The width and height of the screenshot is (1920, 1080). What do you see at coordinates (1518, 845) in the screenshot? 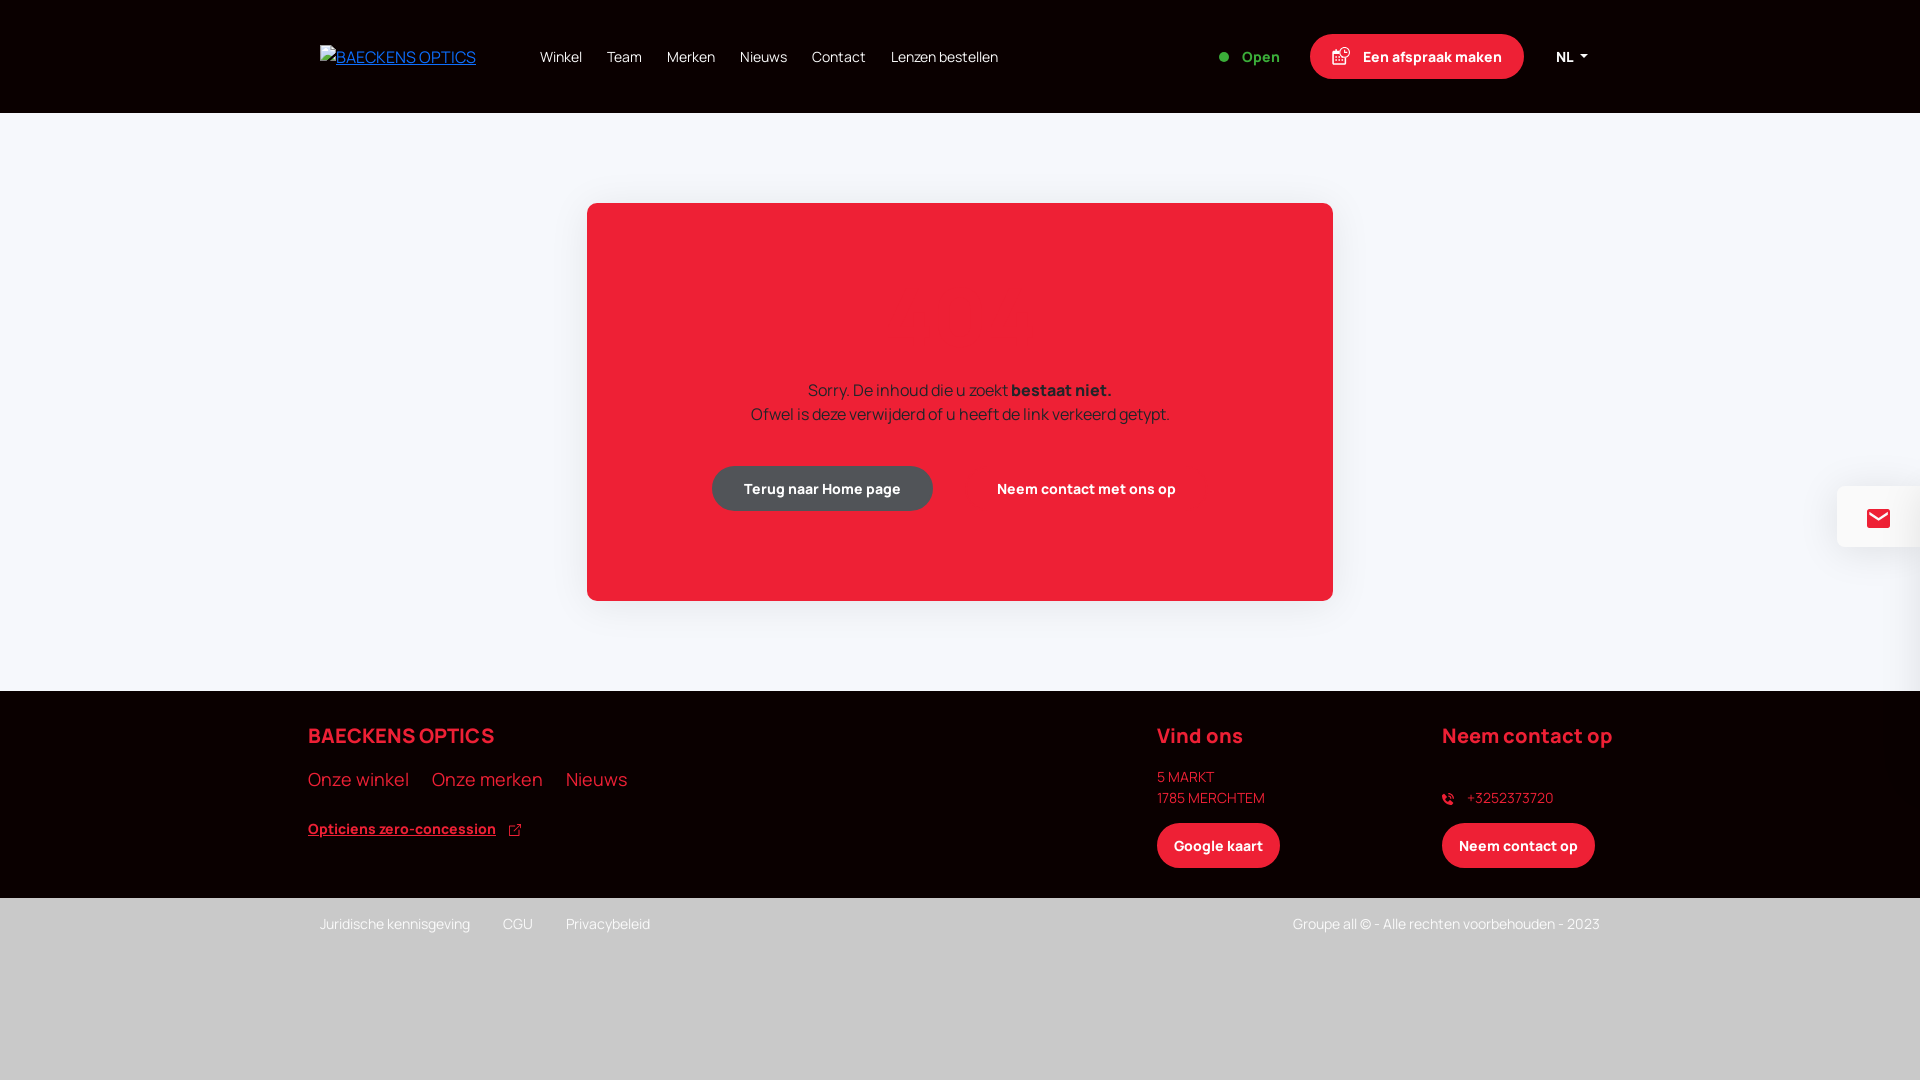
I see `'Neem contact op'` at bounding box center [1518, 845].